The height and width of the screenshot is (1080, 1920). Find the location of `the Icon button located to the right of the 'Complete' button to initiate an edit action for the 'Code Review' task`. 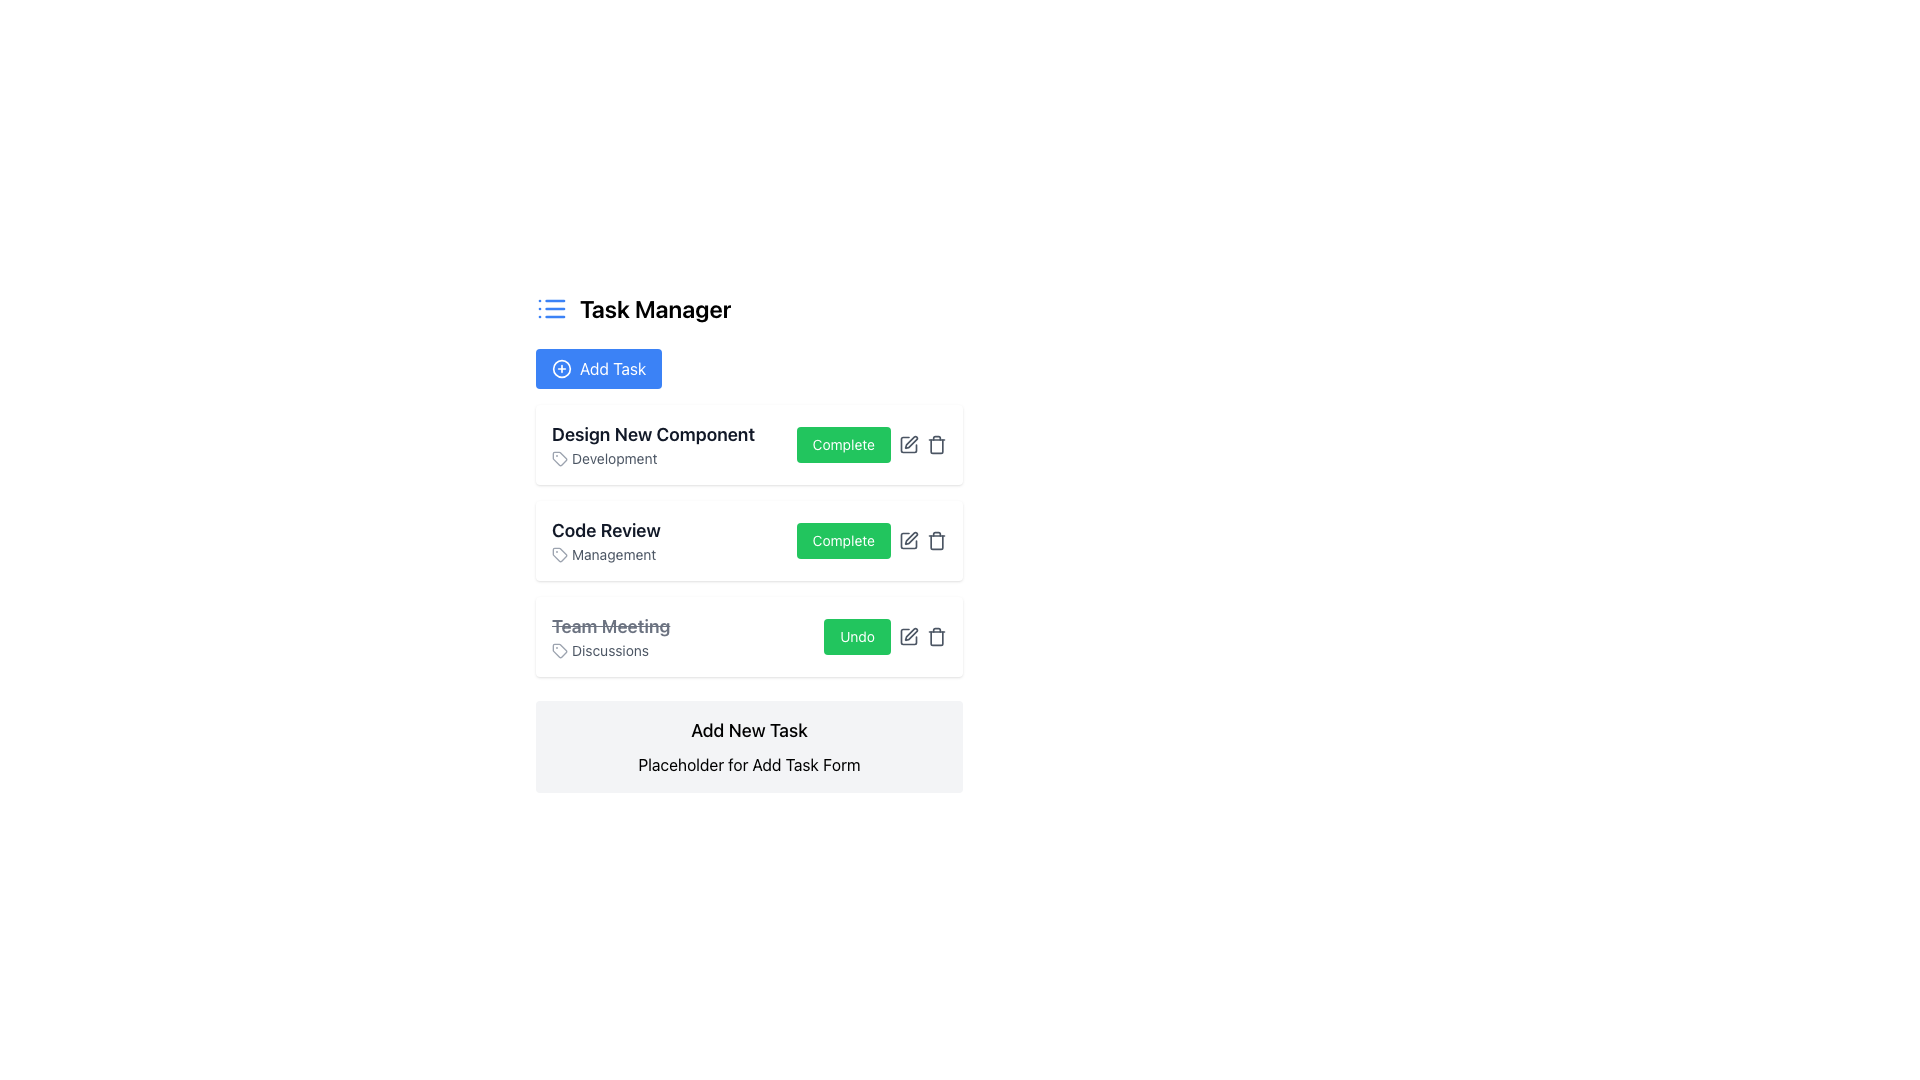

the Icon button located to the right of the 'Complete' button to initiate an edit action for the 'Code Review' task is located at coordinates (907, 540).